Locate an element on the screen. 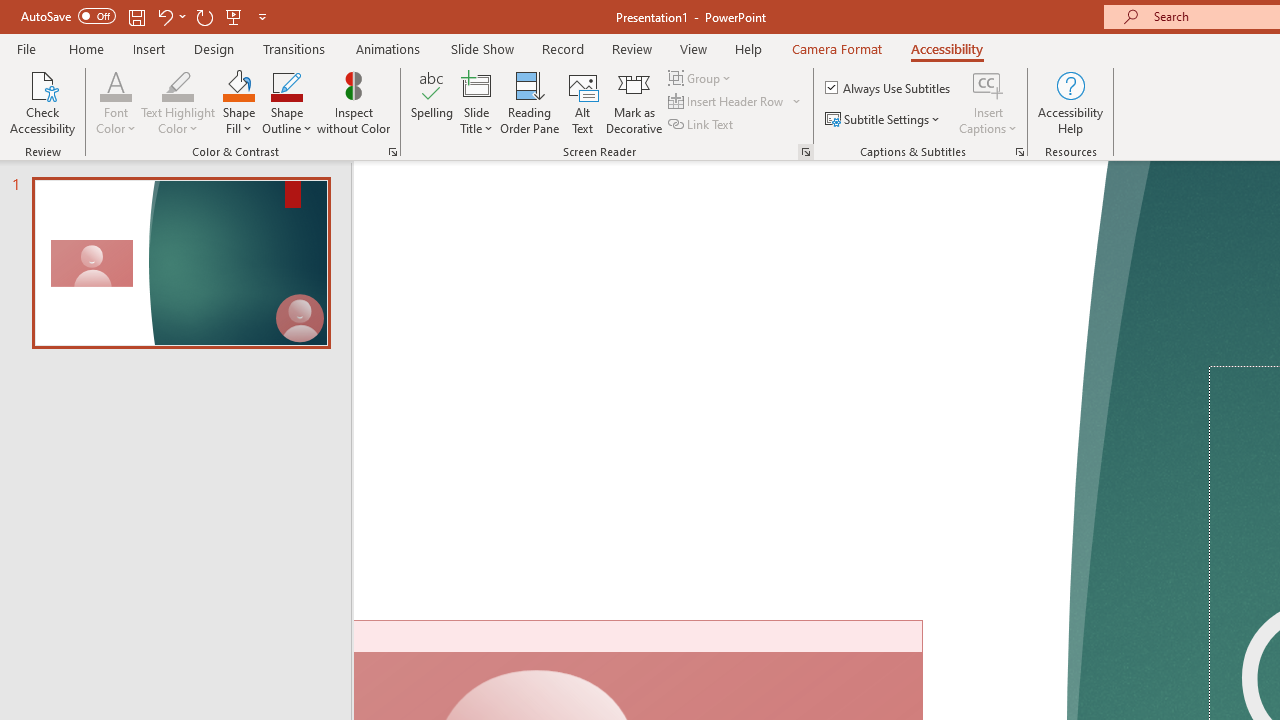 This screenshot has width=1280, height=720. 'Group' is located at coordinates (702, 77).